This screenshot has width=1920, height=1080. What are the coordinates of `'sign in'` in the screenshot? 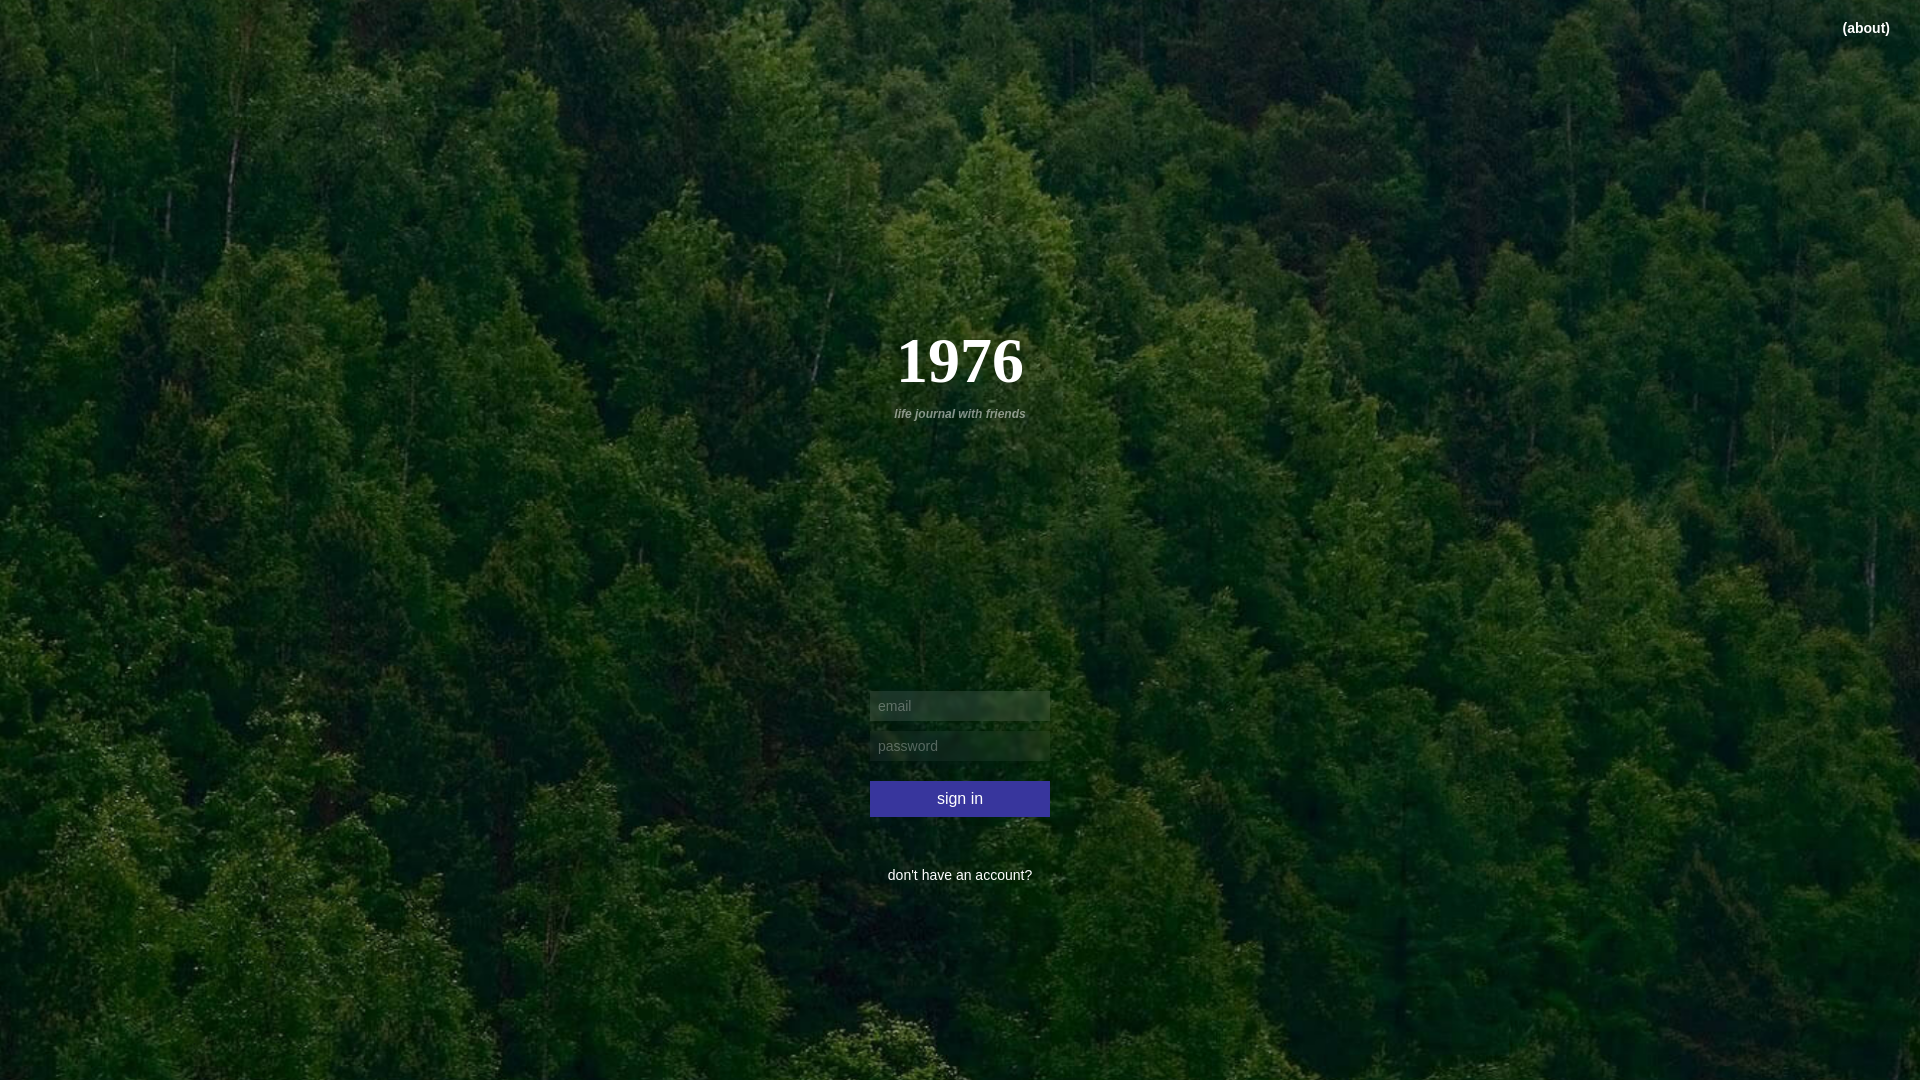 It's located at (869, 797).